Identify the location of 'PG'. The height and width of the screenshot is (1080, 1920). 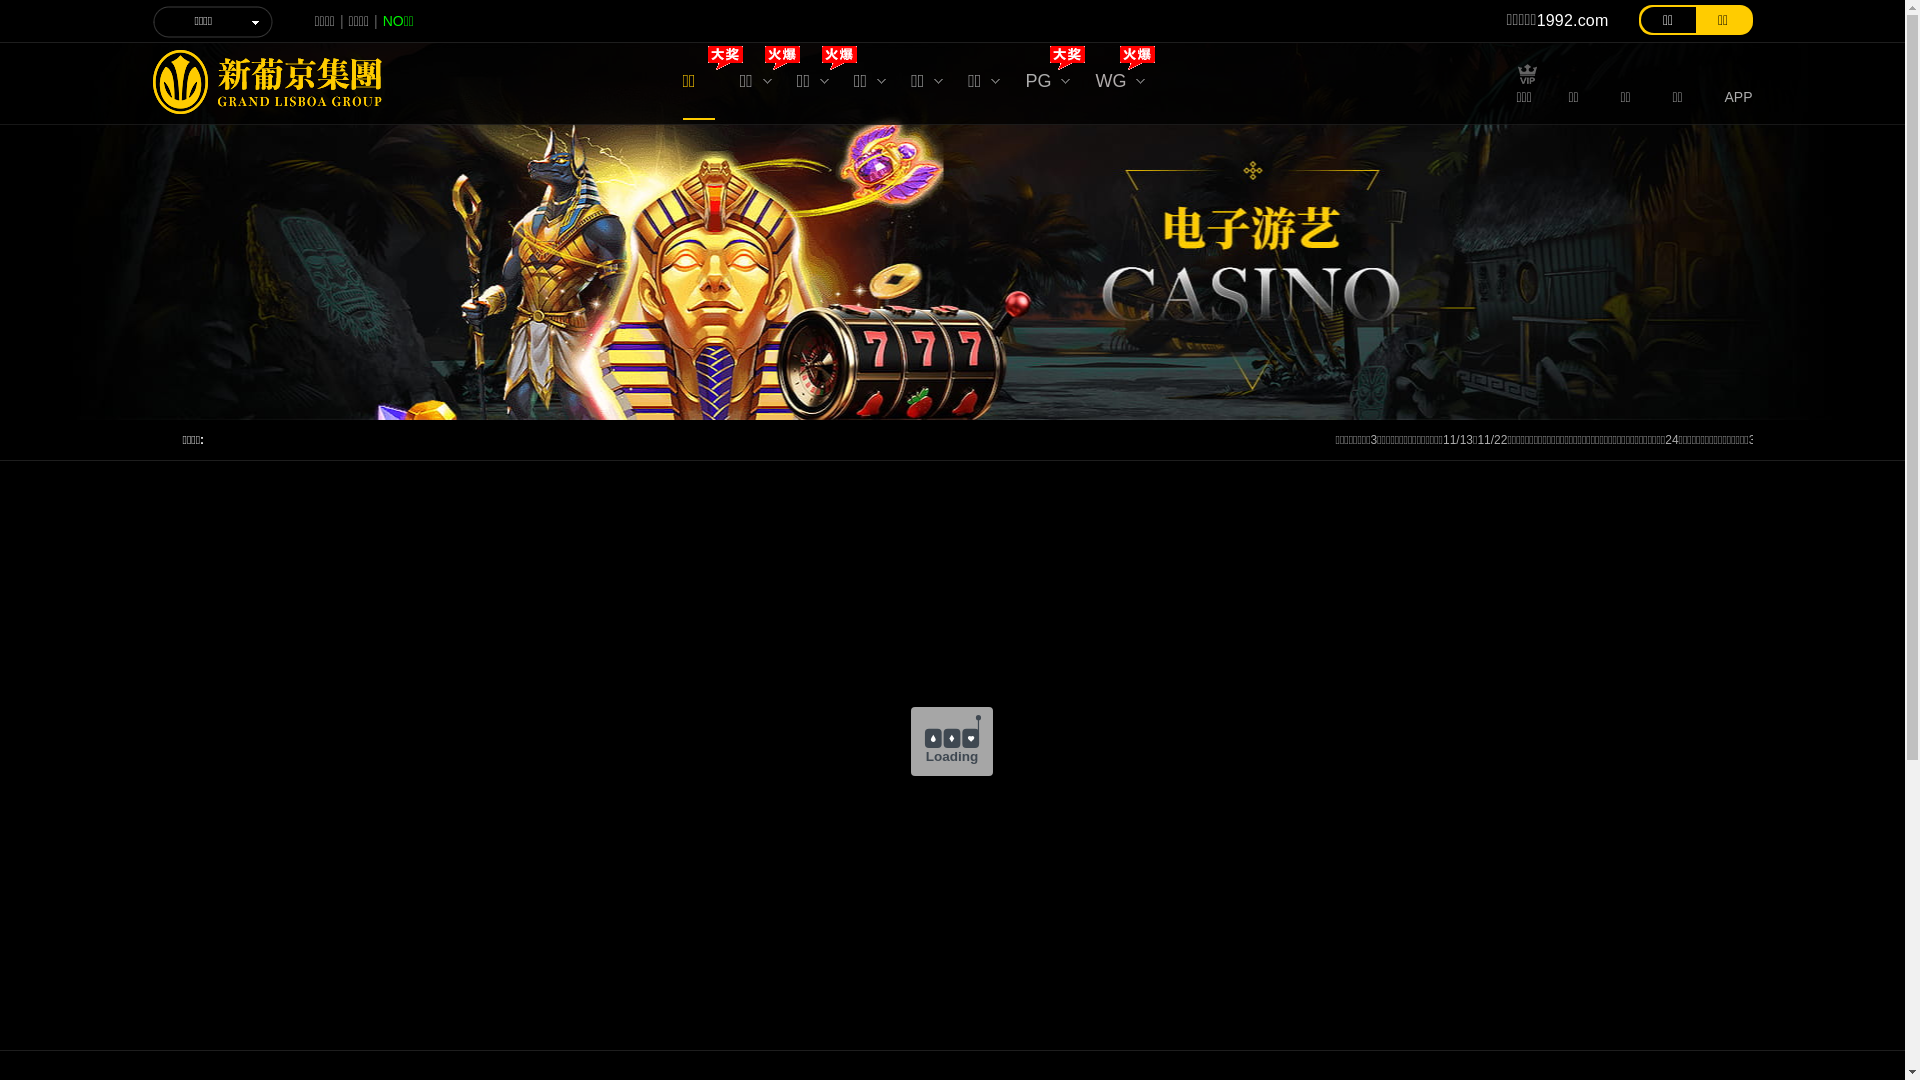
(1046, 85).